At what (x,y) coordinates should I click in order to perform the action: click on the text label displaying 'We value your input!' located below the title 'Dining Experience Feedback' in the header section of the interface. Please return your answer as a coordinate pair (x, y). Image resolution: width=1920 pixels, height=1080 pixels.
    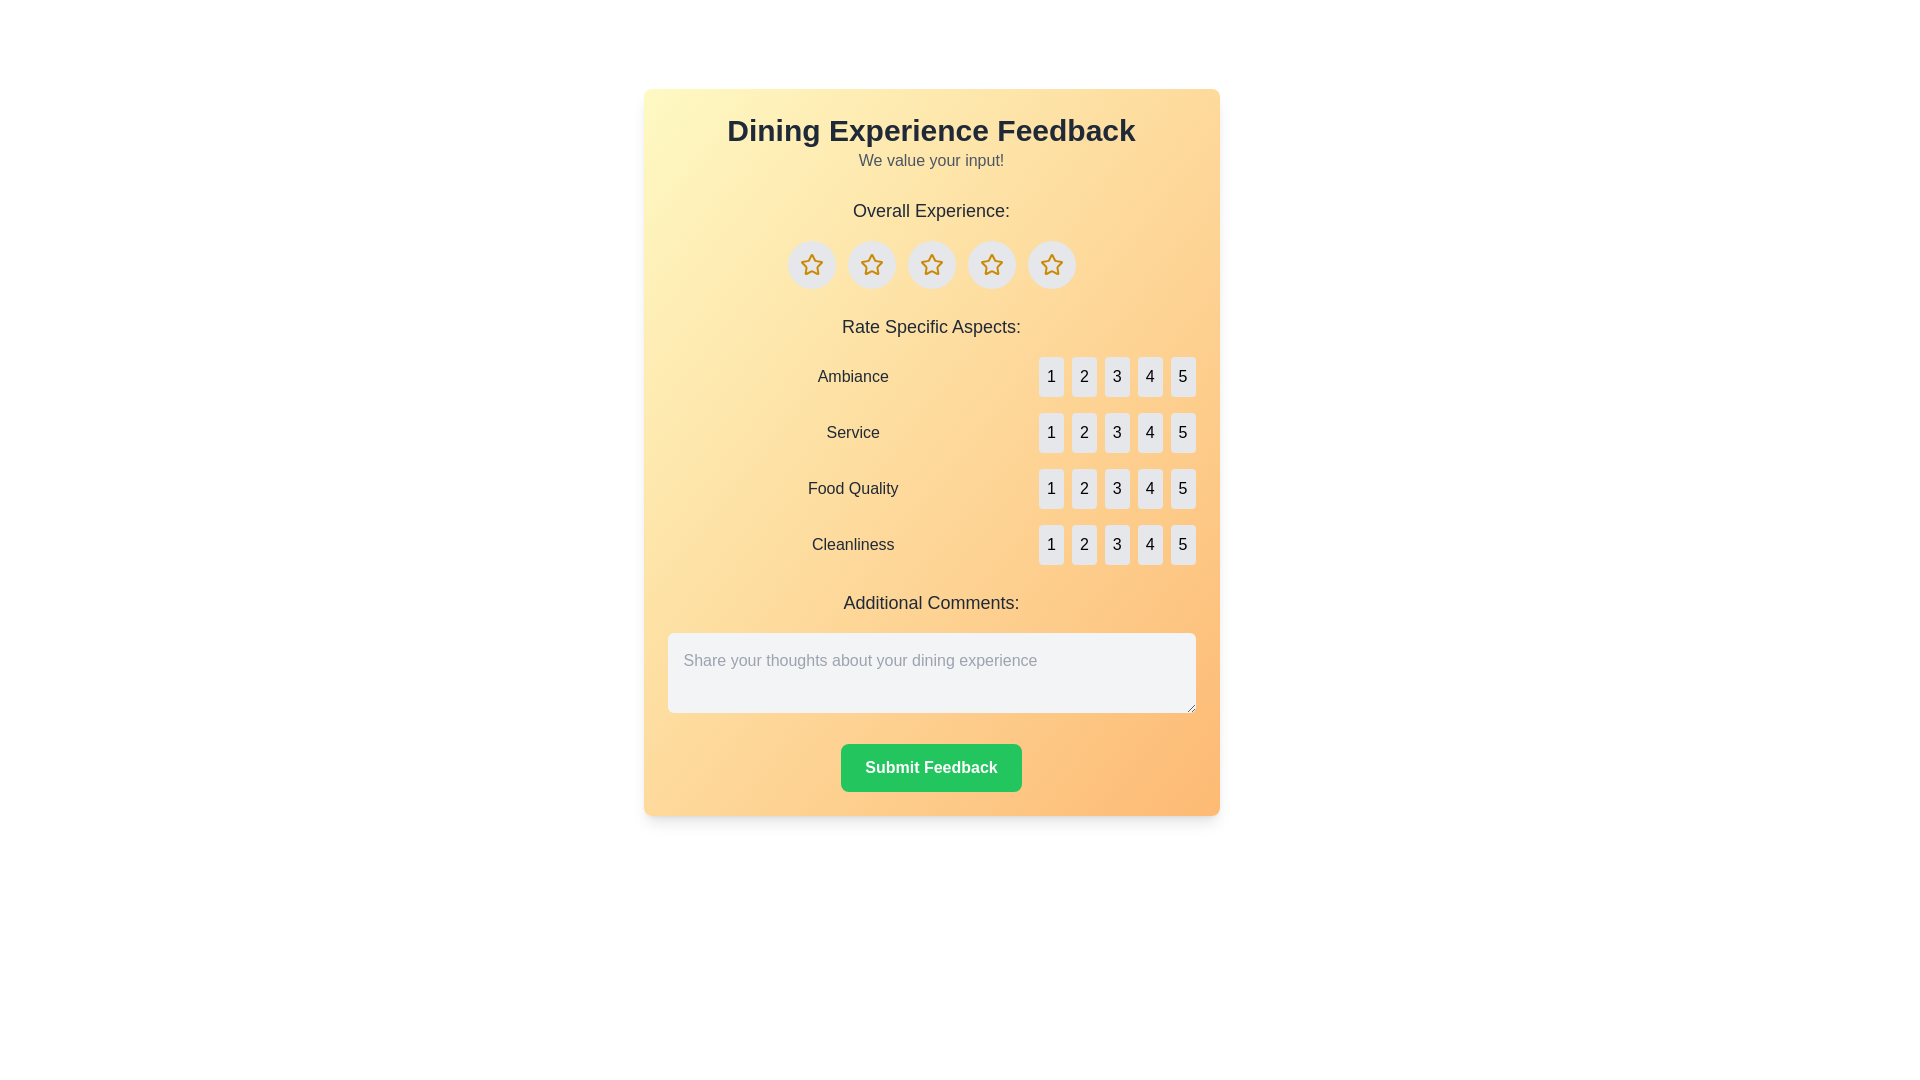
    Looking at the image, I should click on (930, 160).